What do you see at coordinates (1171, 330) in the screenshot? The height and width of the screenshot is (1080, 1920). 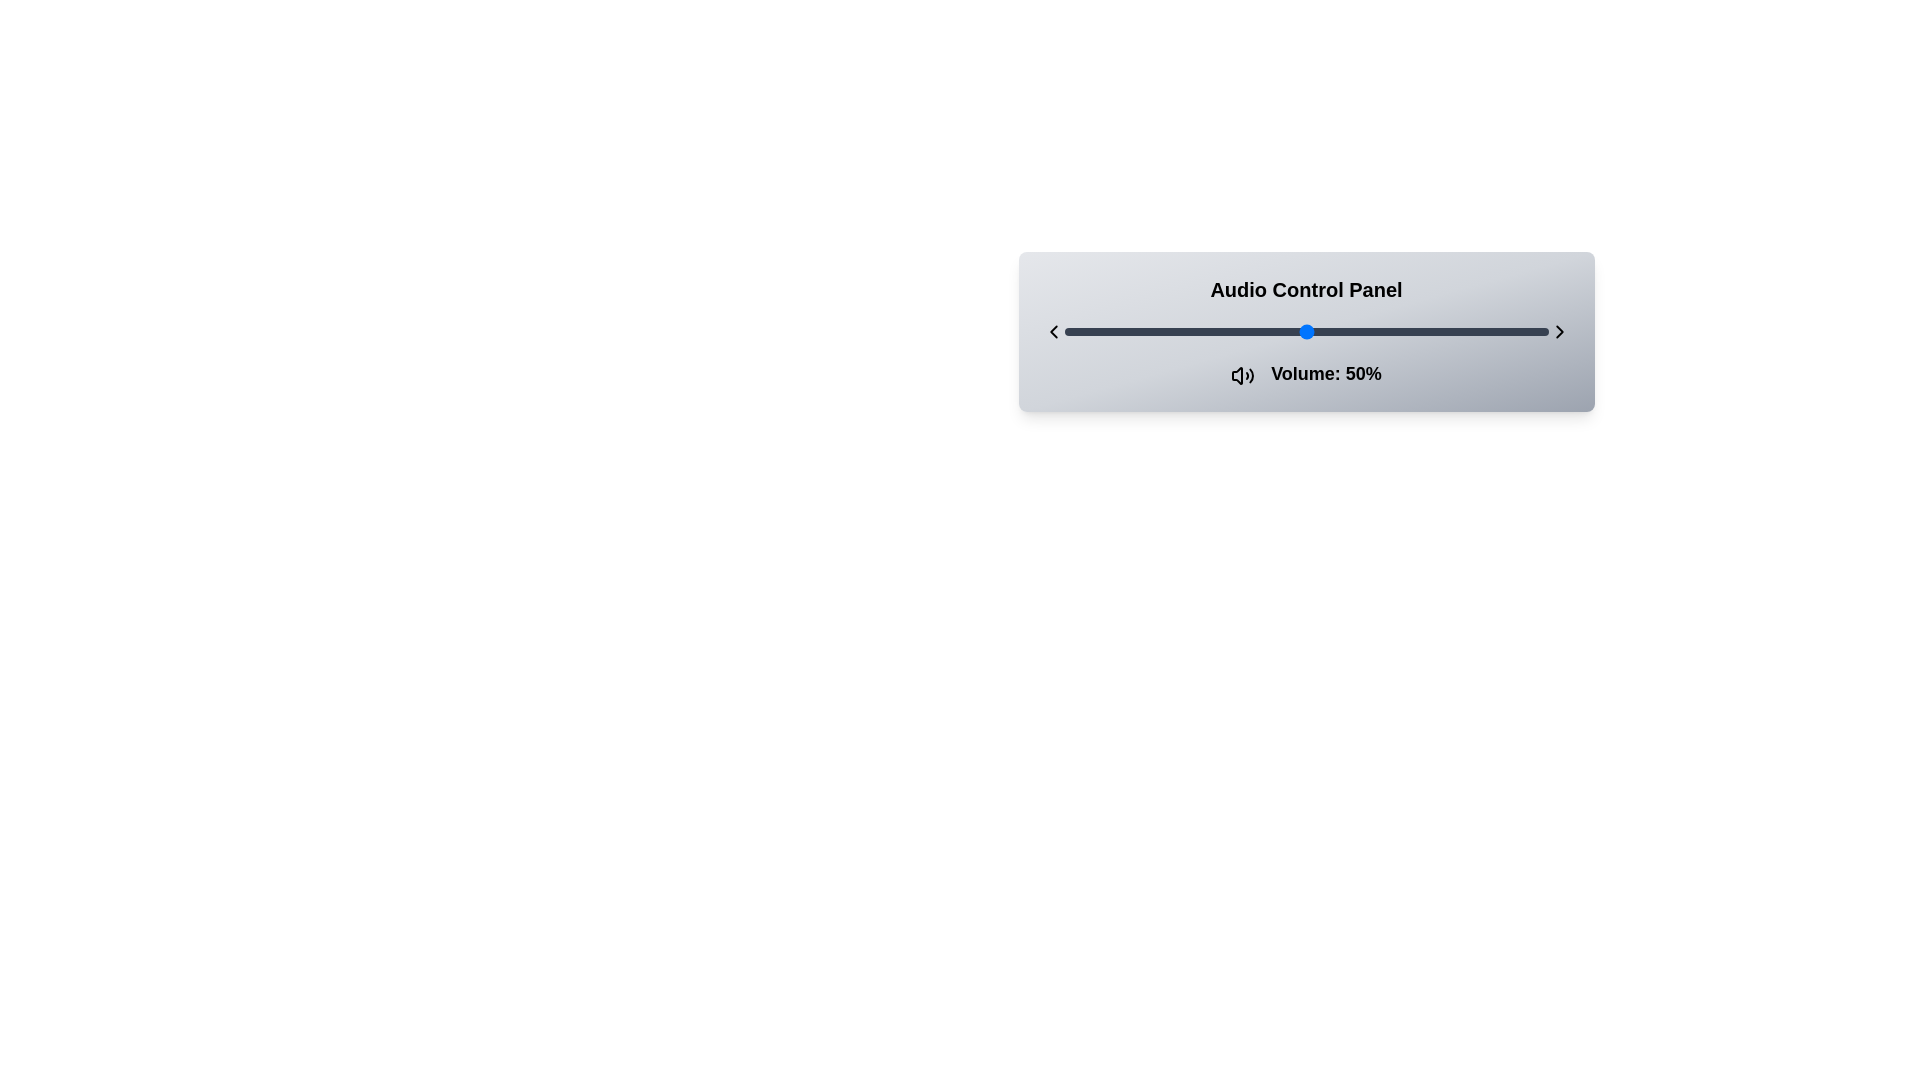 I see `the volume` at bounding box center [1171, 330].